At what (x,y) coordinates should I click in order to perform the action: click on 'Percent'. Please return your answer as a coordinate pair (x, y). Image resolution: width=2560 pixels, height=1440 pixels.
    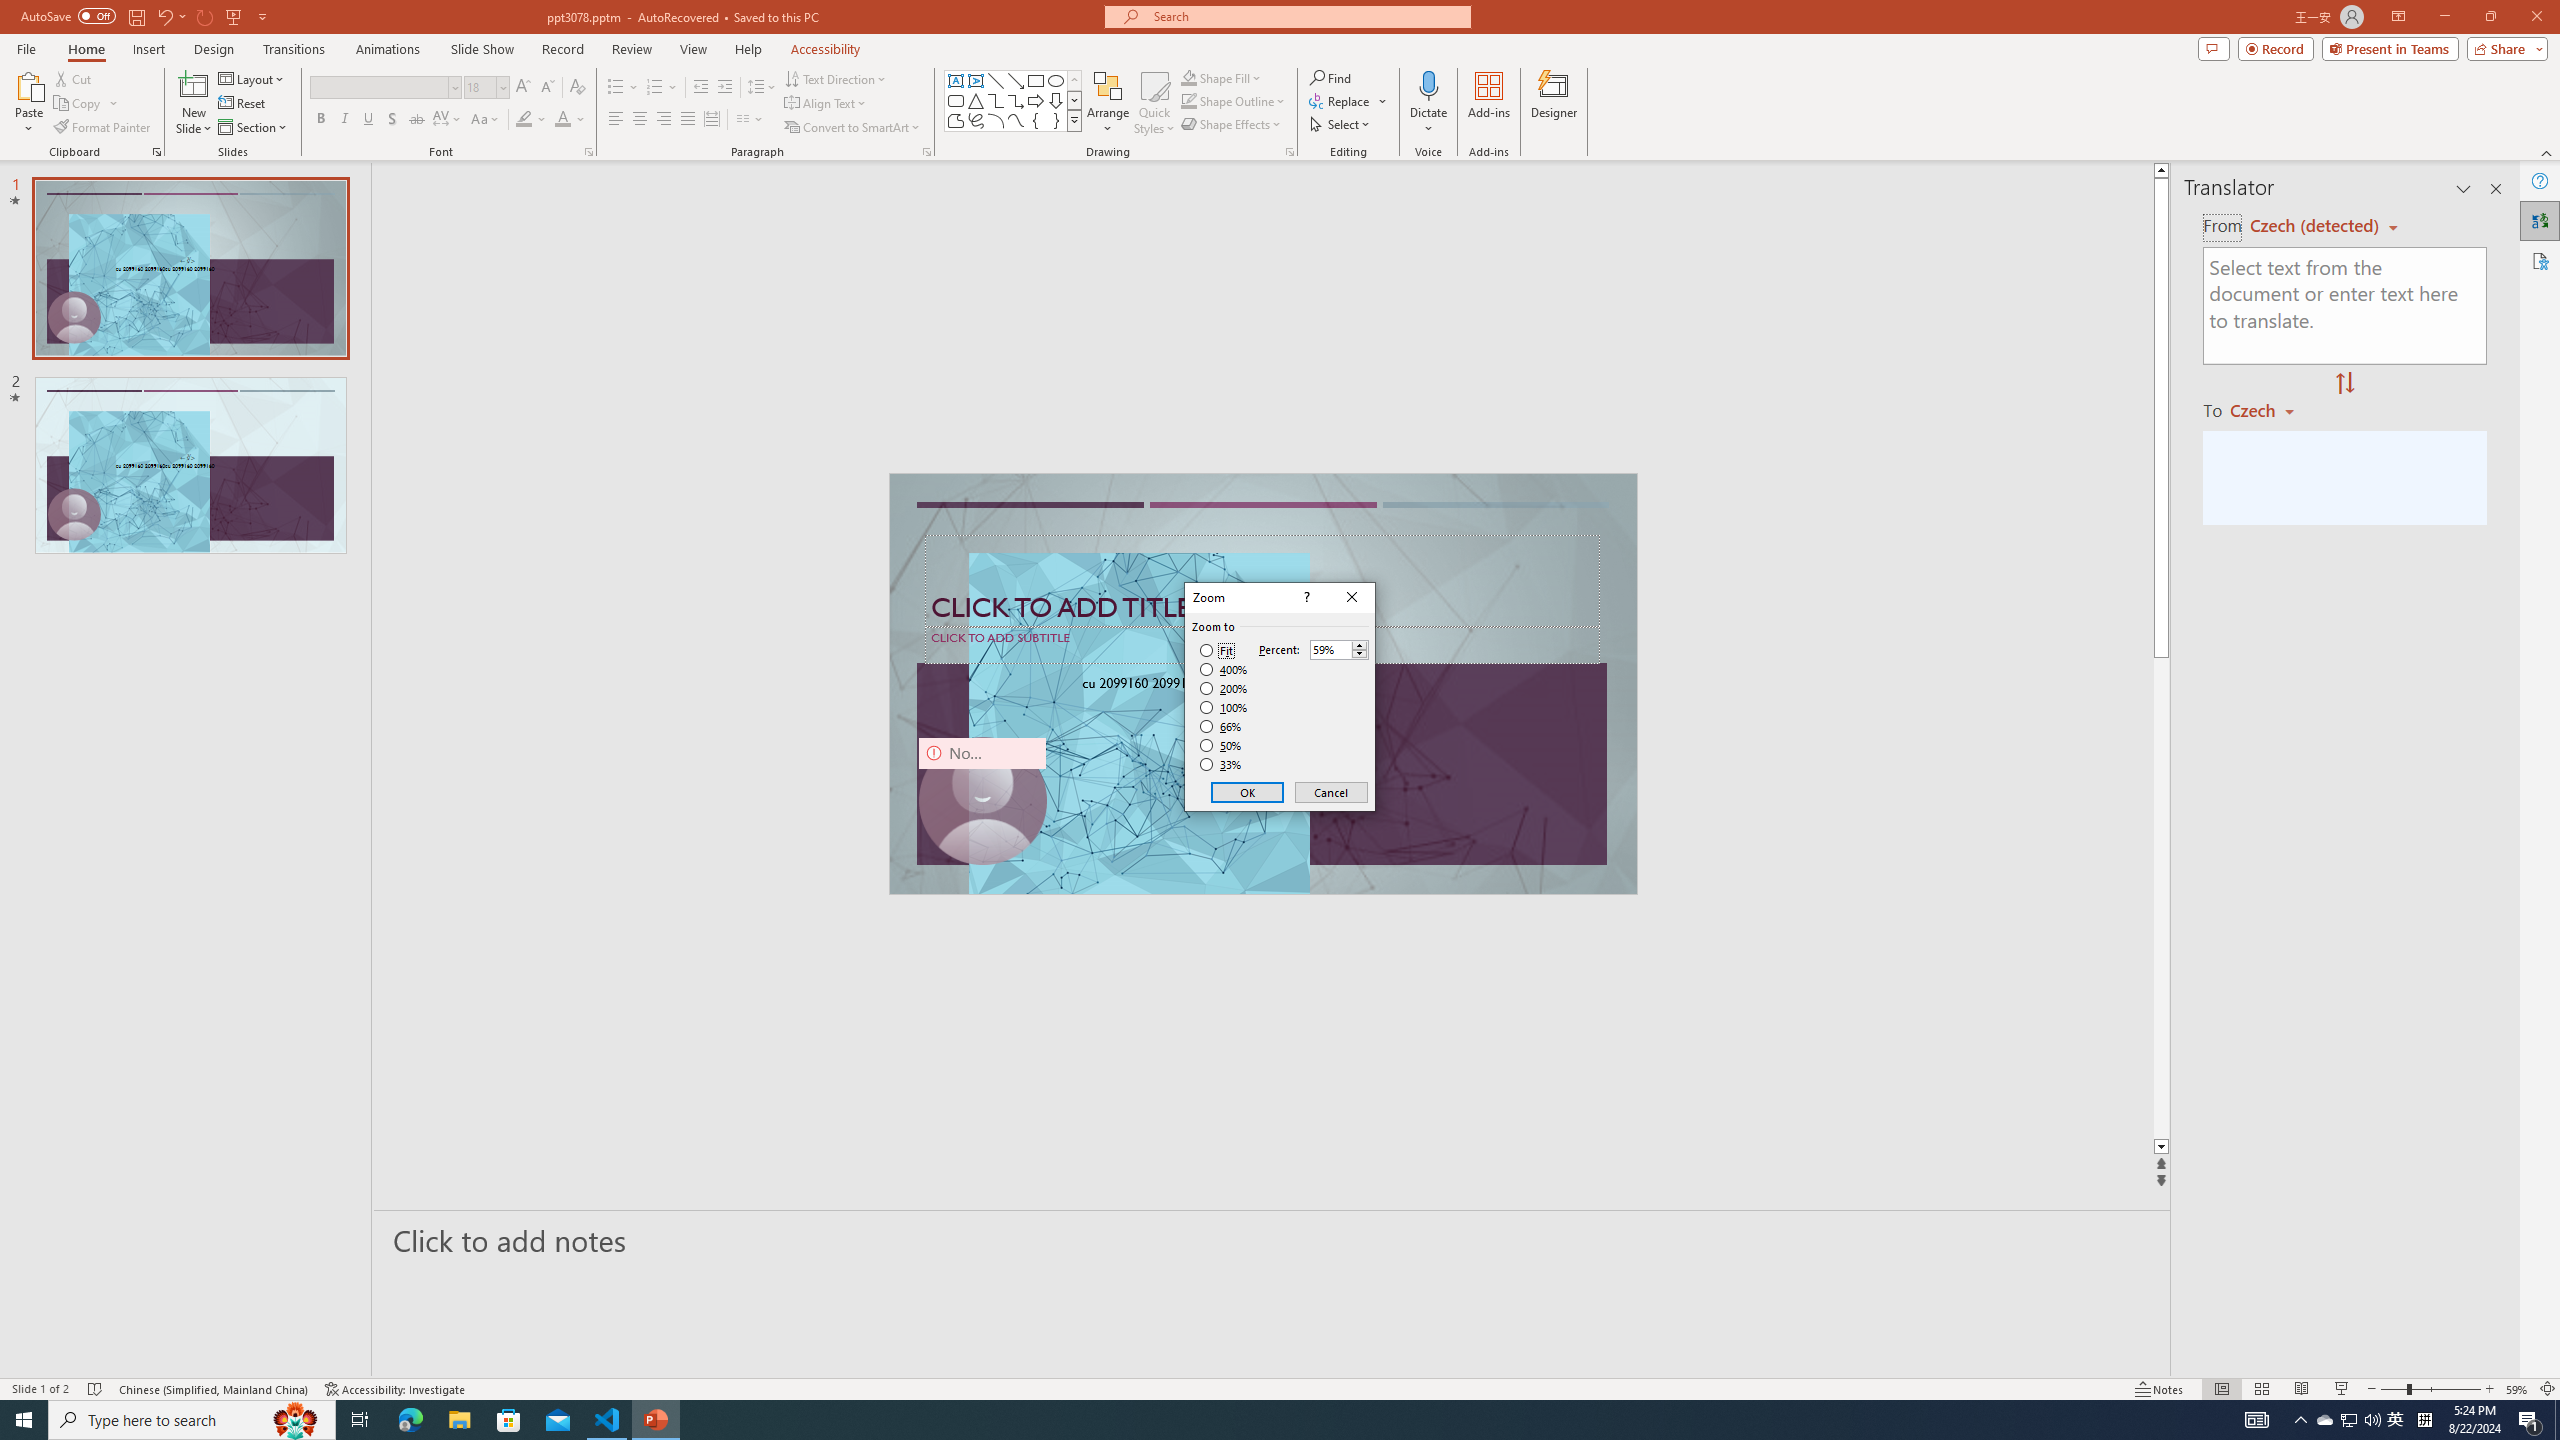
    Looking at the image, I should click on (1330, 650).